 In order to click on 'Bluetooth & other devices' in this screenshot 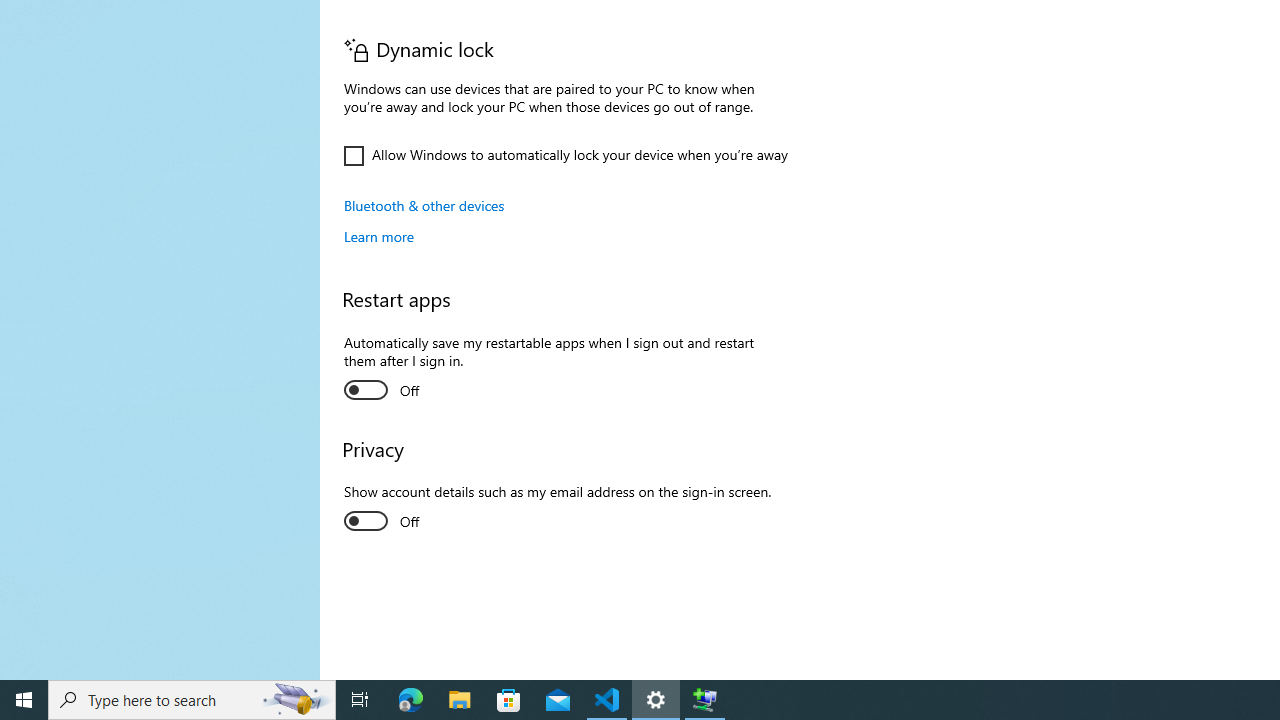, I will do `click(423, 205)`.